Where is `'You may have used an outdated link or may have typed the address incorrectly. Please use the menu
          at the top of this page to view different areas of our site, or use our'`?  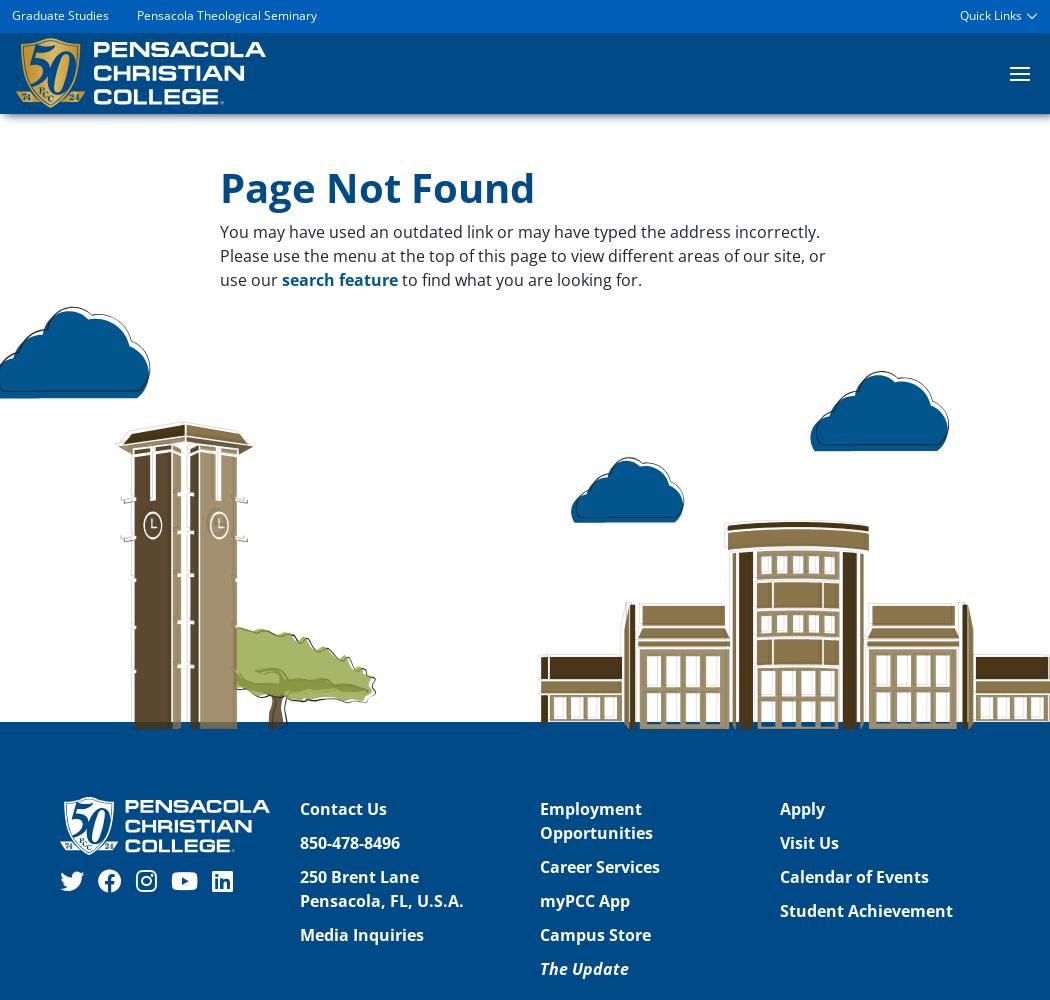
'You may have used an outdated link or may have typed the address incorrectly. Please use the menu
          at the top of this page to view different areas of our site, or use our' is located at coordinates (522, 256).